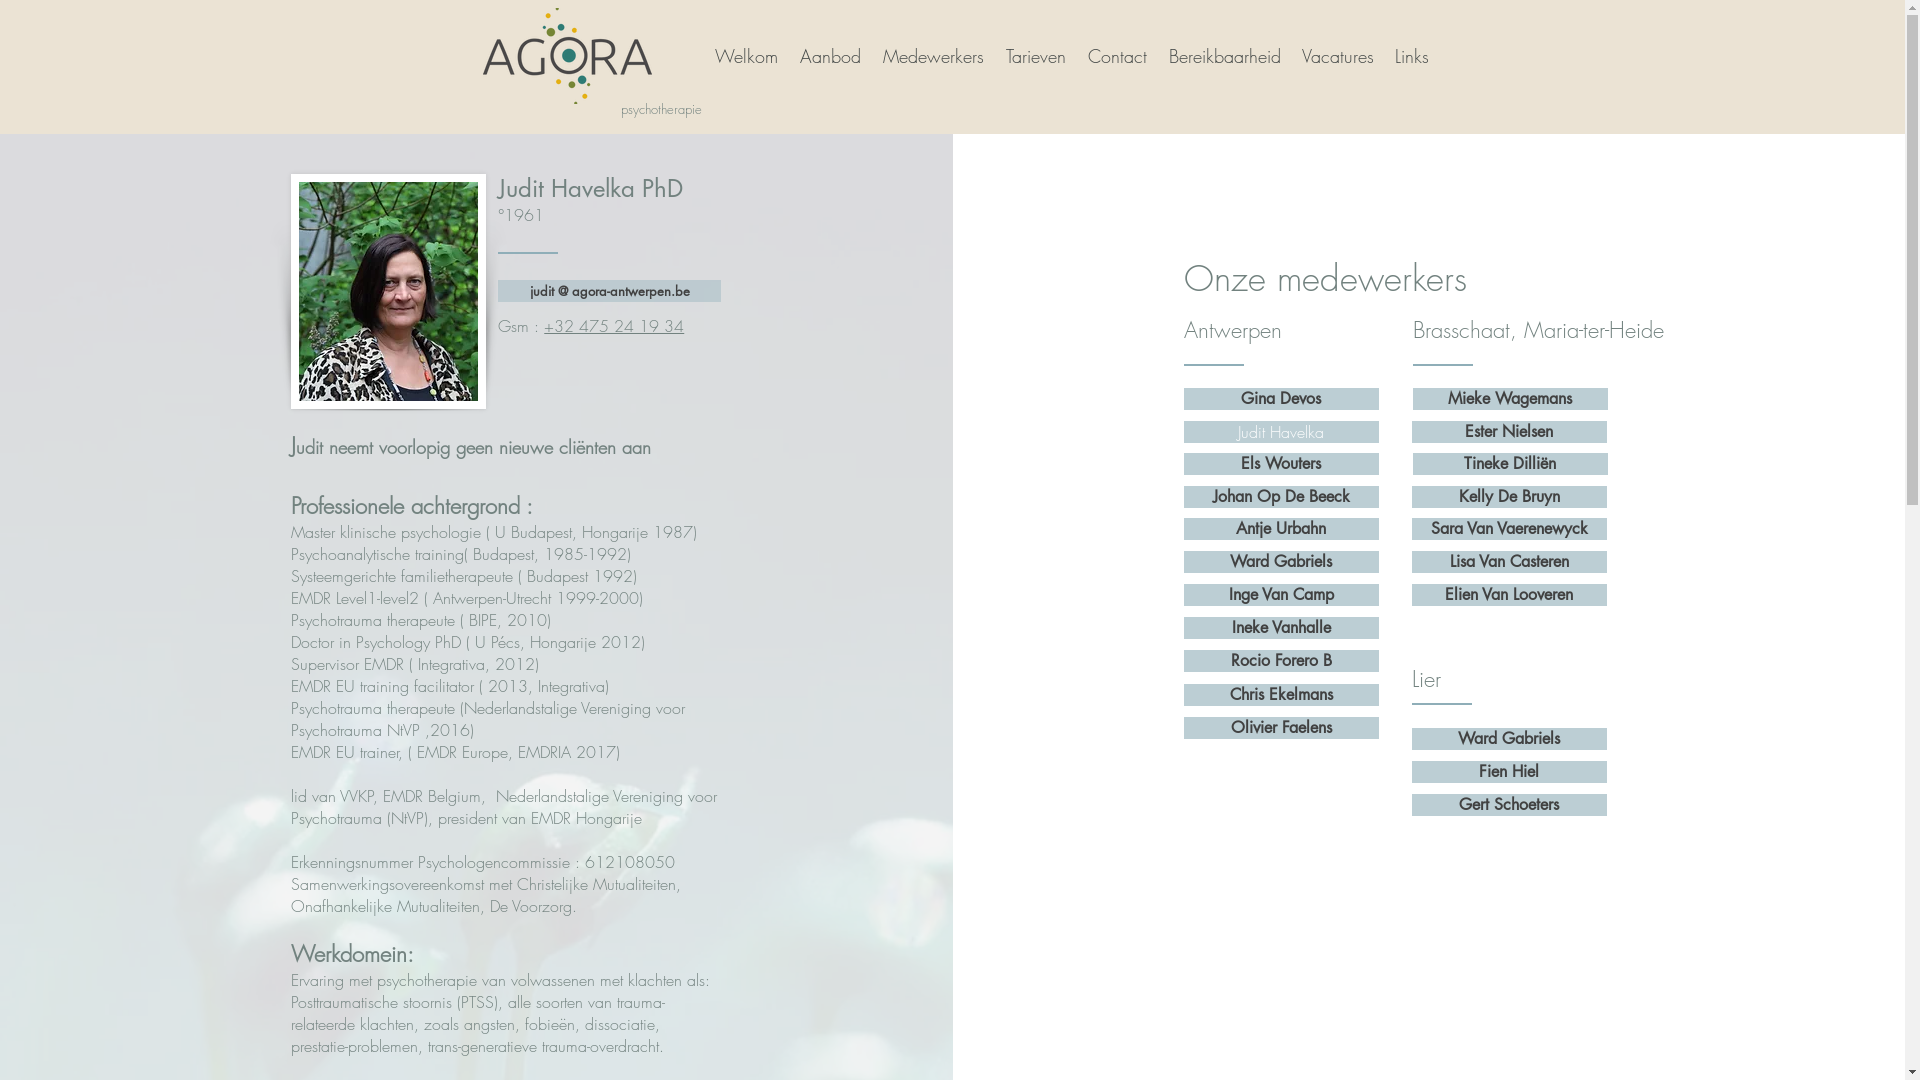 This screenshot has height=1080, width=1920. What do you see at coordinates (1509, 739) in the screenshot?
I see `'Ward Gabriels'` at bounding box center [1509, 739].